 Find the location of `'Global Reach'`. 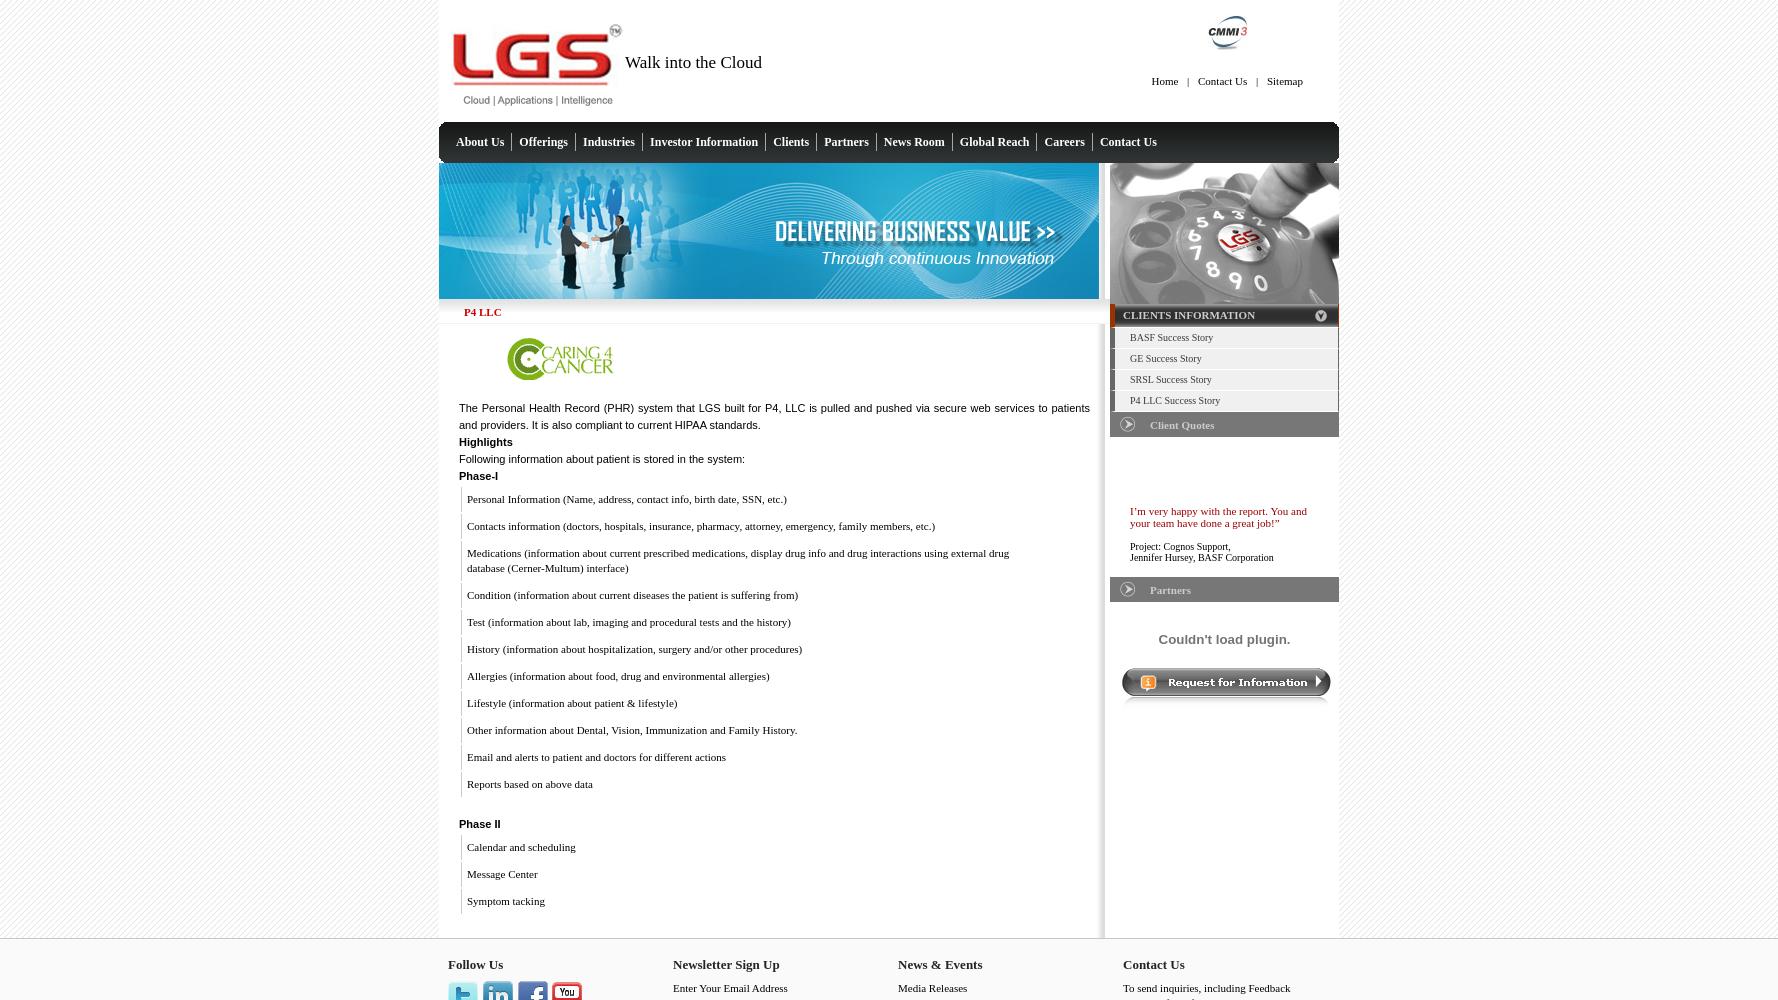

'Global Reach' is located at coordinates (993, 142).